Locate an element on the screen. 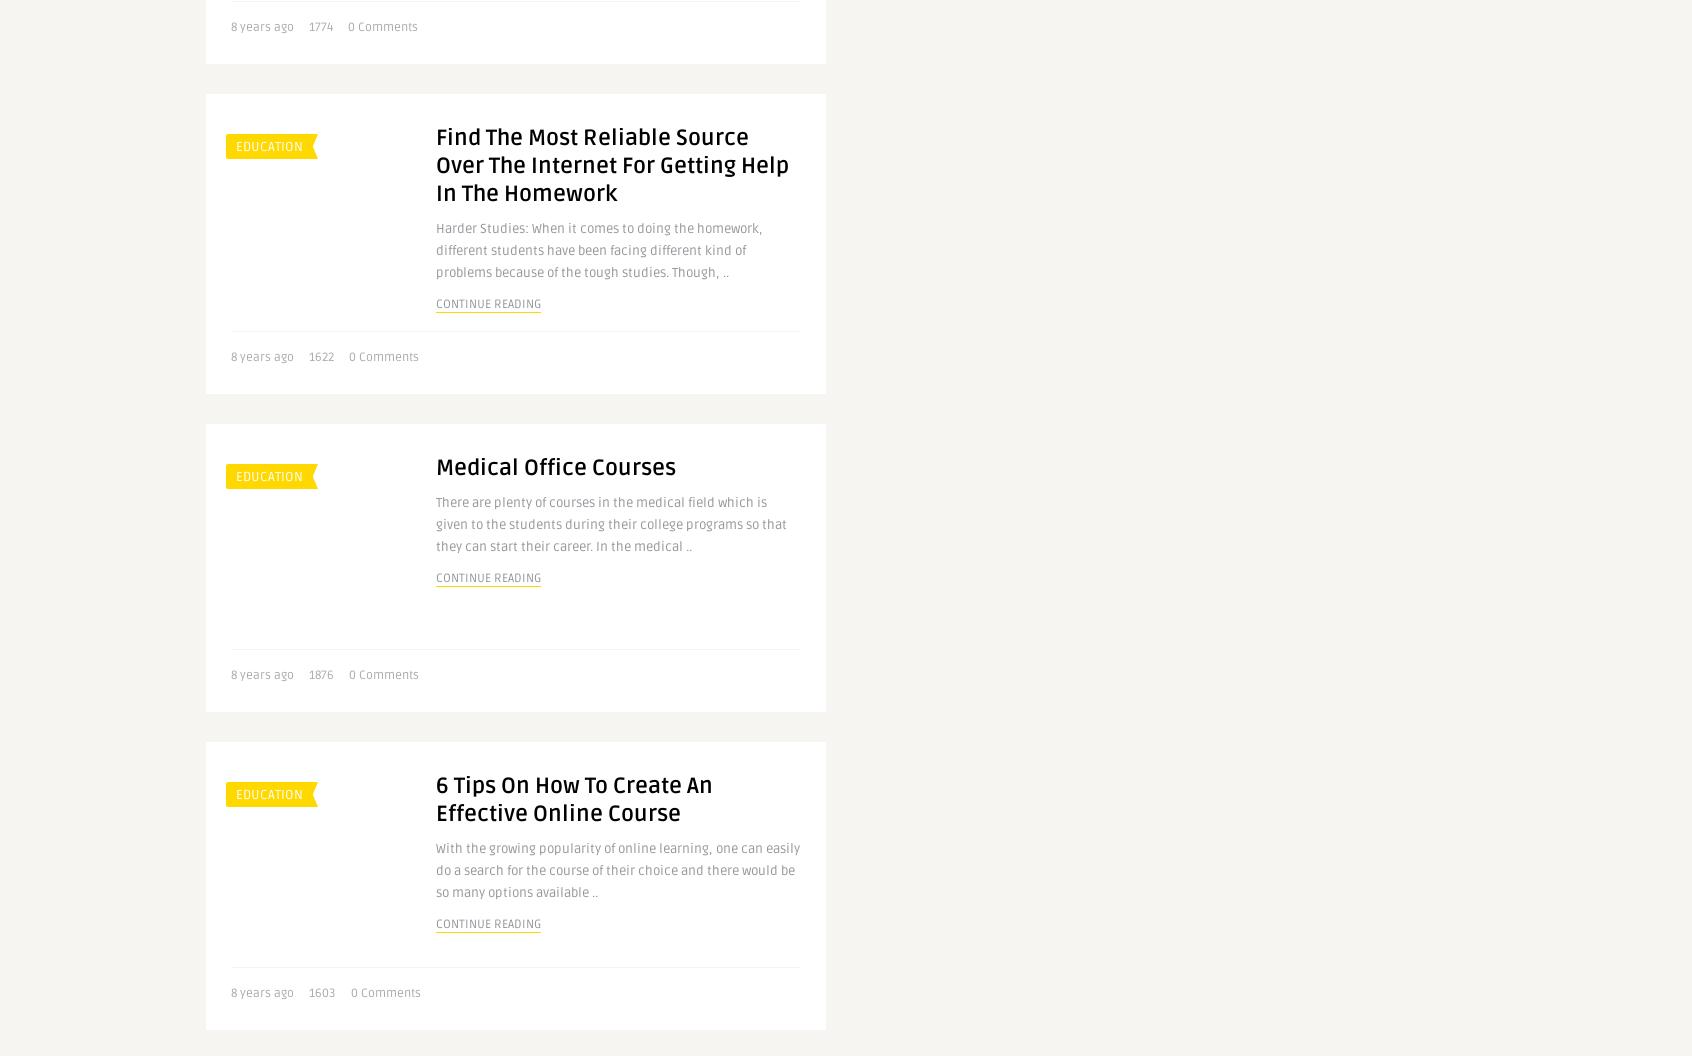  '1774' is located at coordinates (319, 27).